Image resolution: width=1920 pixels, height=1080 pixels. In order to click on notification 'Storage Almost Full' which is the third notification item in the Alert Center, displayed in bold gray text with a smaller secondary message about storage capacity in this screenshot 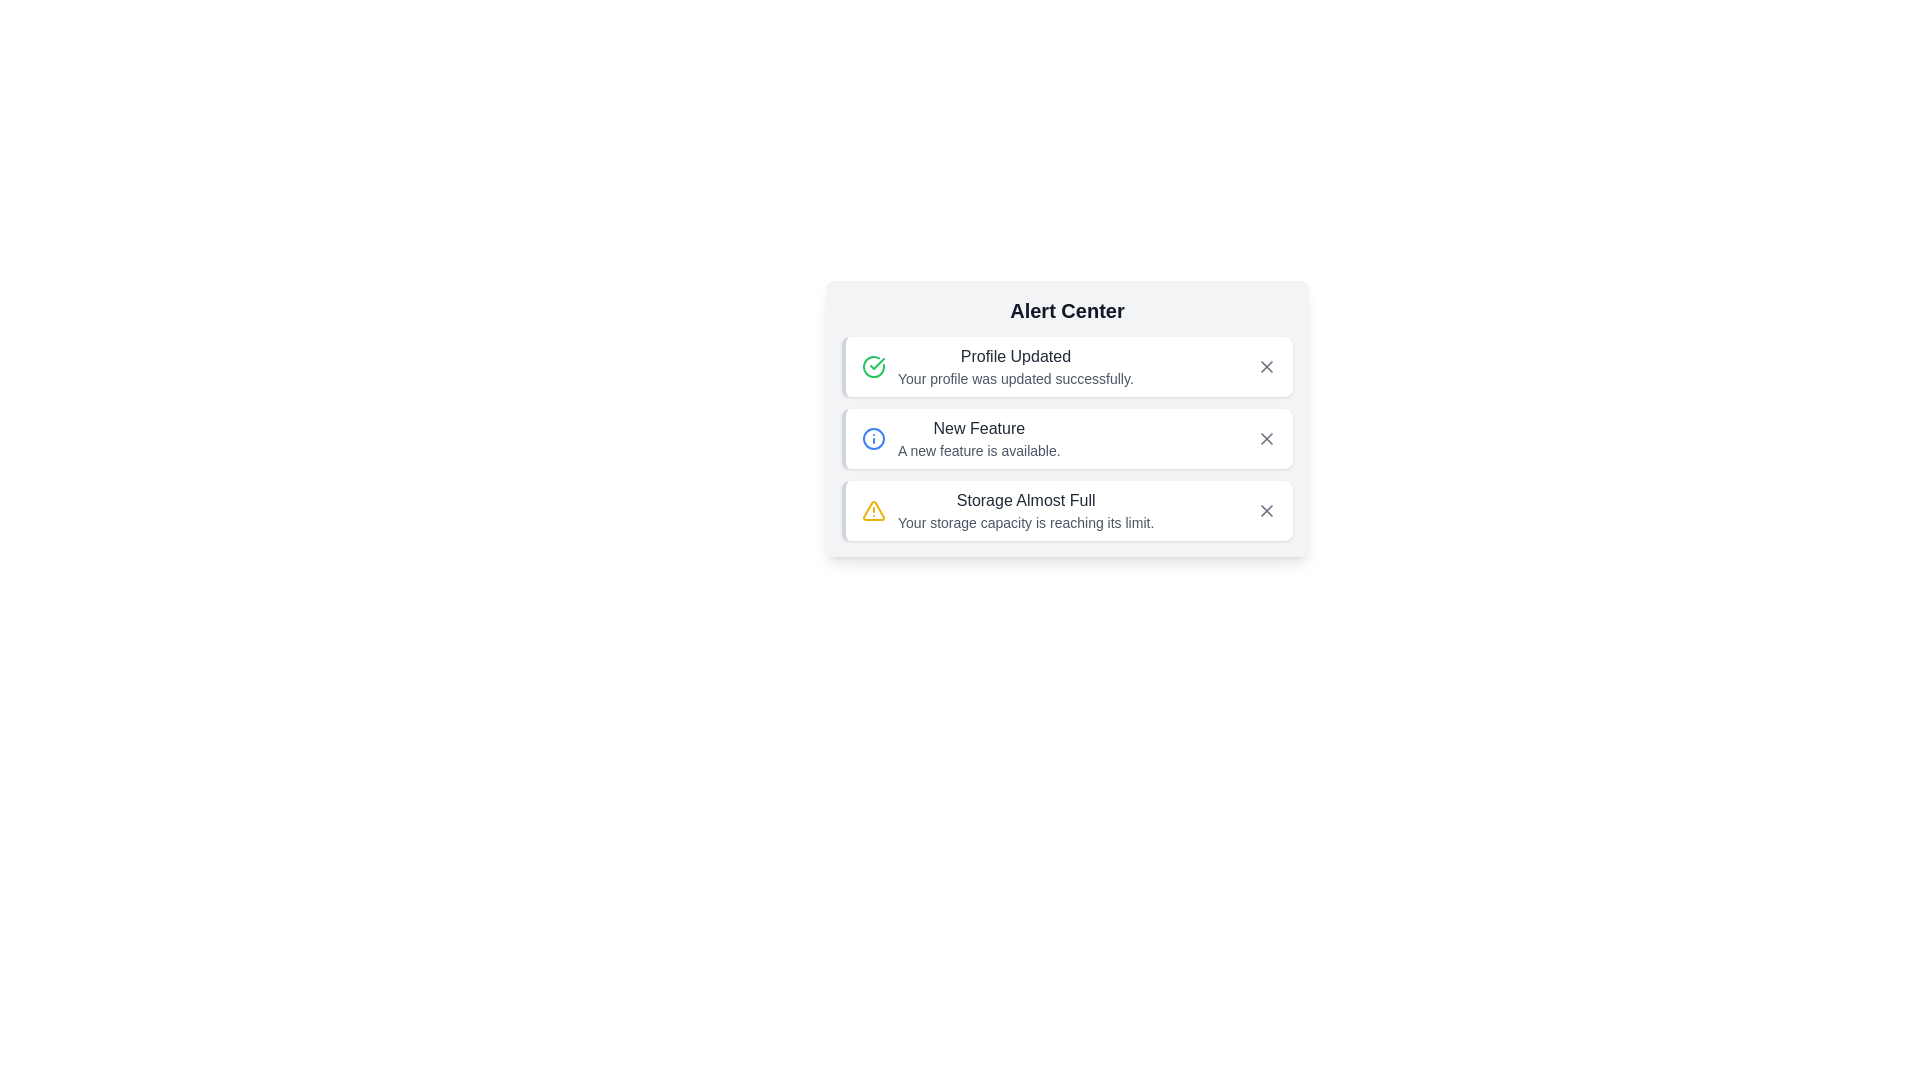, I will do `click(1026, 509)`.